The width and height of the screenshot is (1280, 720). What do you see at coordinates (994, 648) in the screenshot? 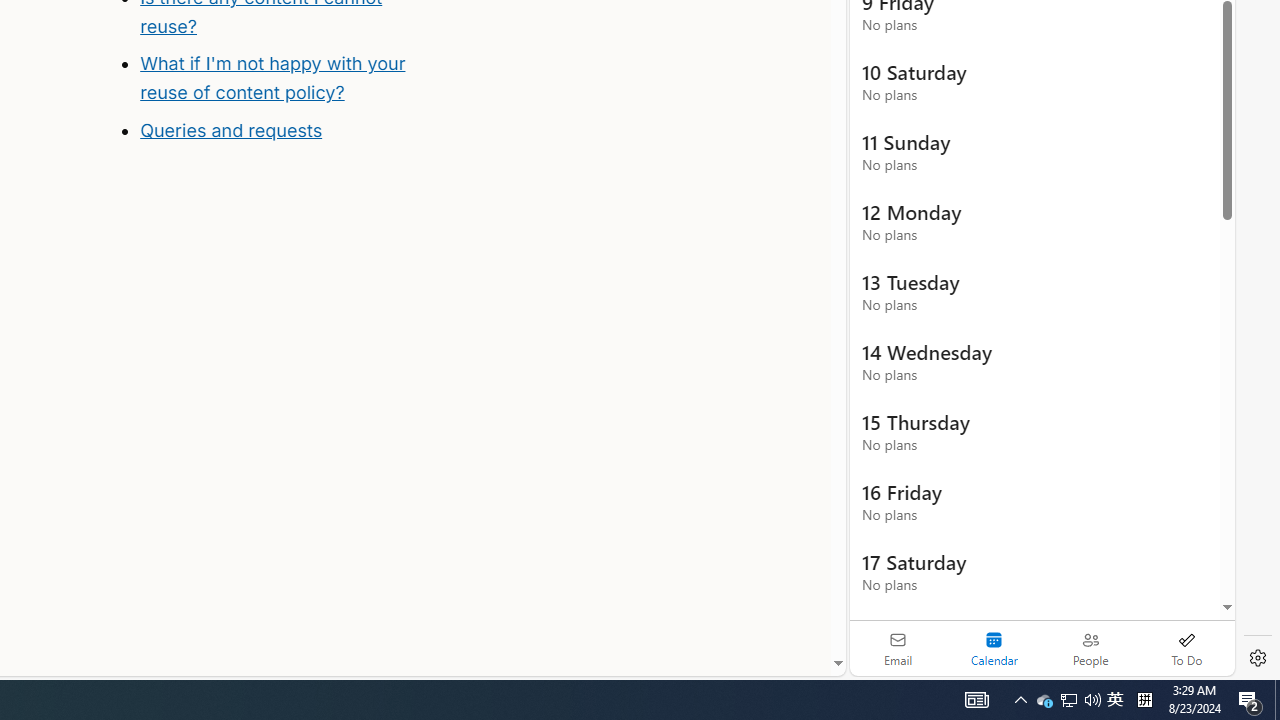
I see `'Selected calendar module. Date today is 22'` at bounding box center [994, 648].